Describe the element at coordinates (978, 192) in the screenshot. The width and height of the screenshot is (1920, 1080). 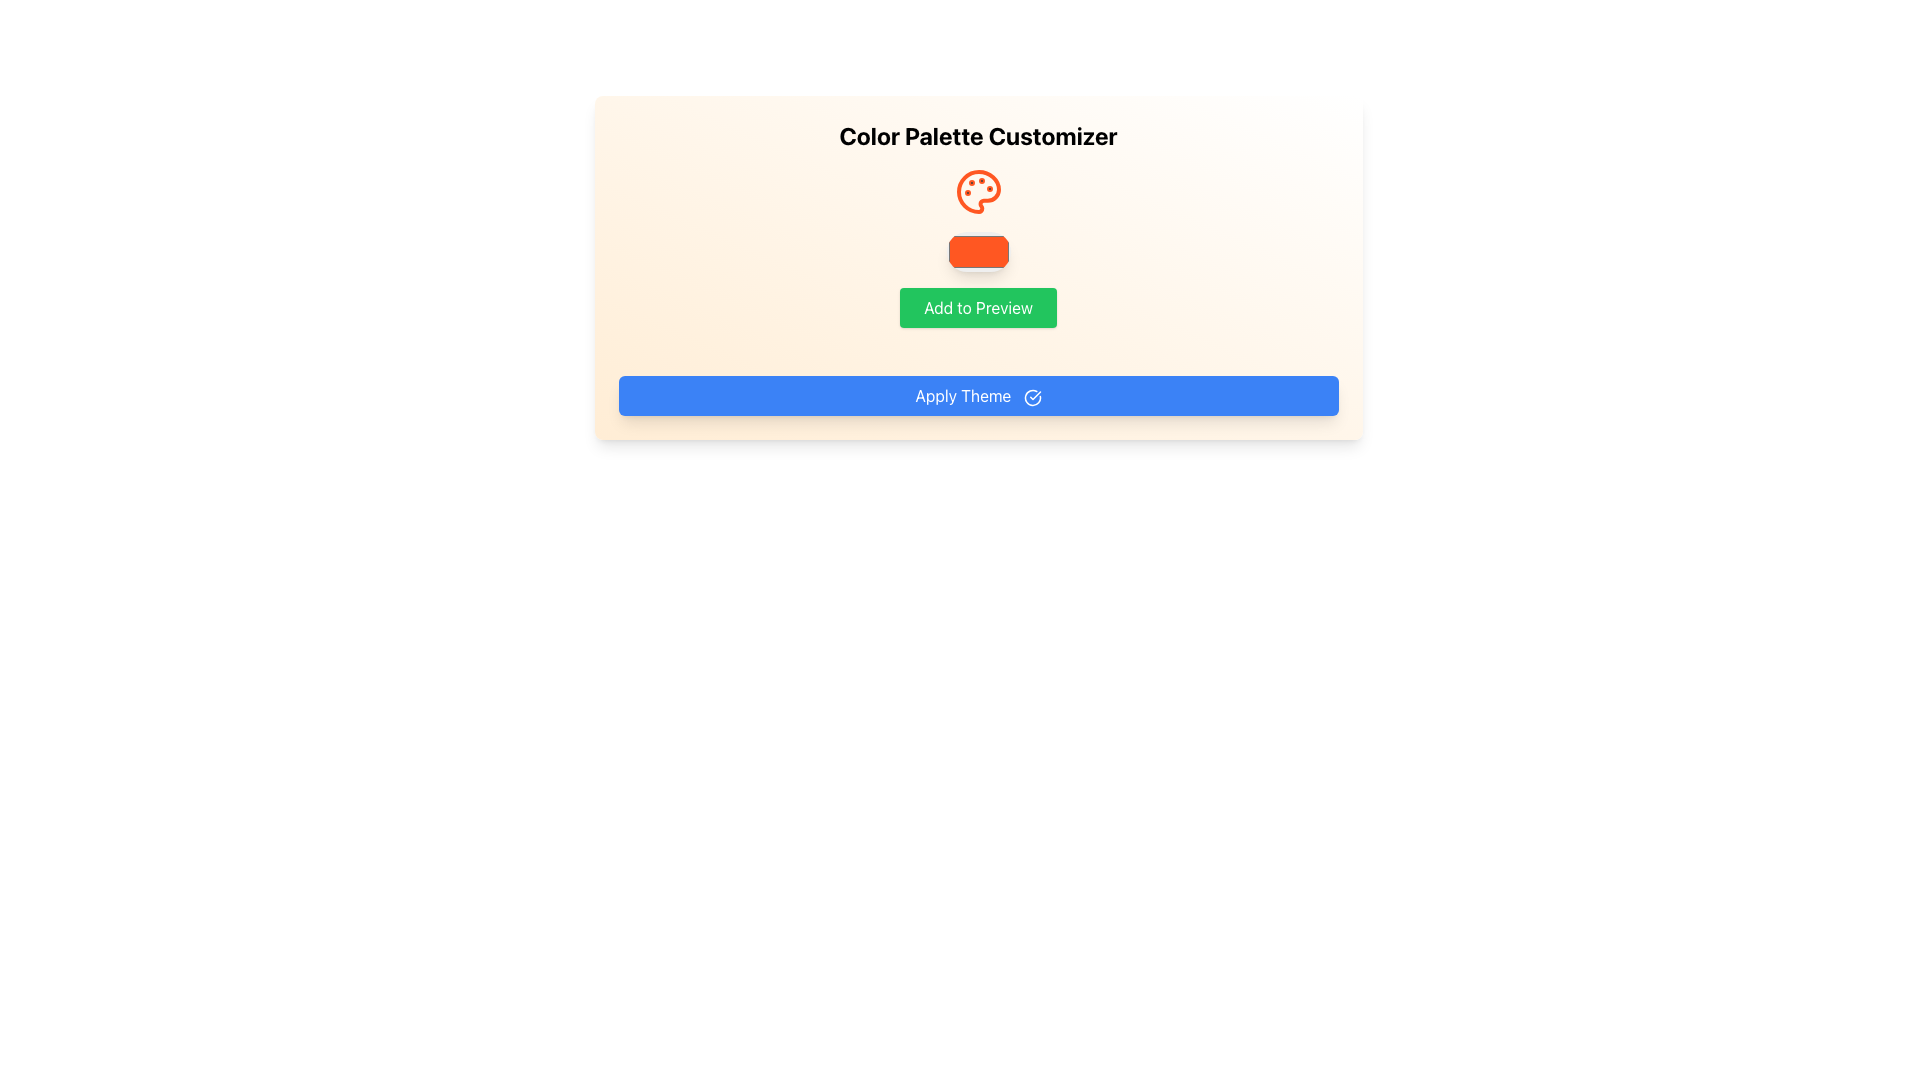
I see `the stylized palette icon filled with an orange stroke` at that location.